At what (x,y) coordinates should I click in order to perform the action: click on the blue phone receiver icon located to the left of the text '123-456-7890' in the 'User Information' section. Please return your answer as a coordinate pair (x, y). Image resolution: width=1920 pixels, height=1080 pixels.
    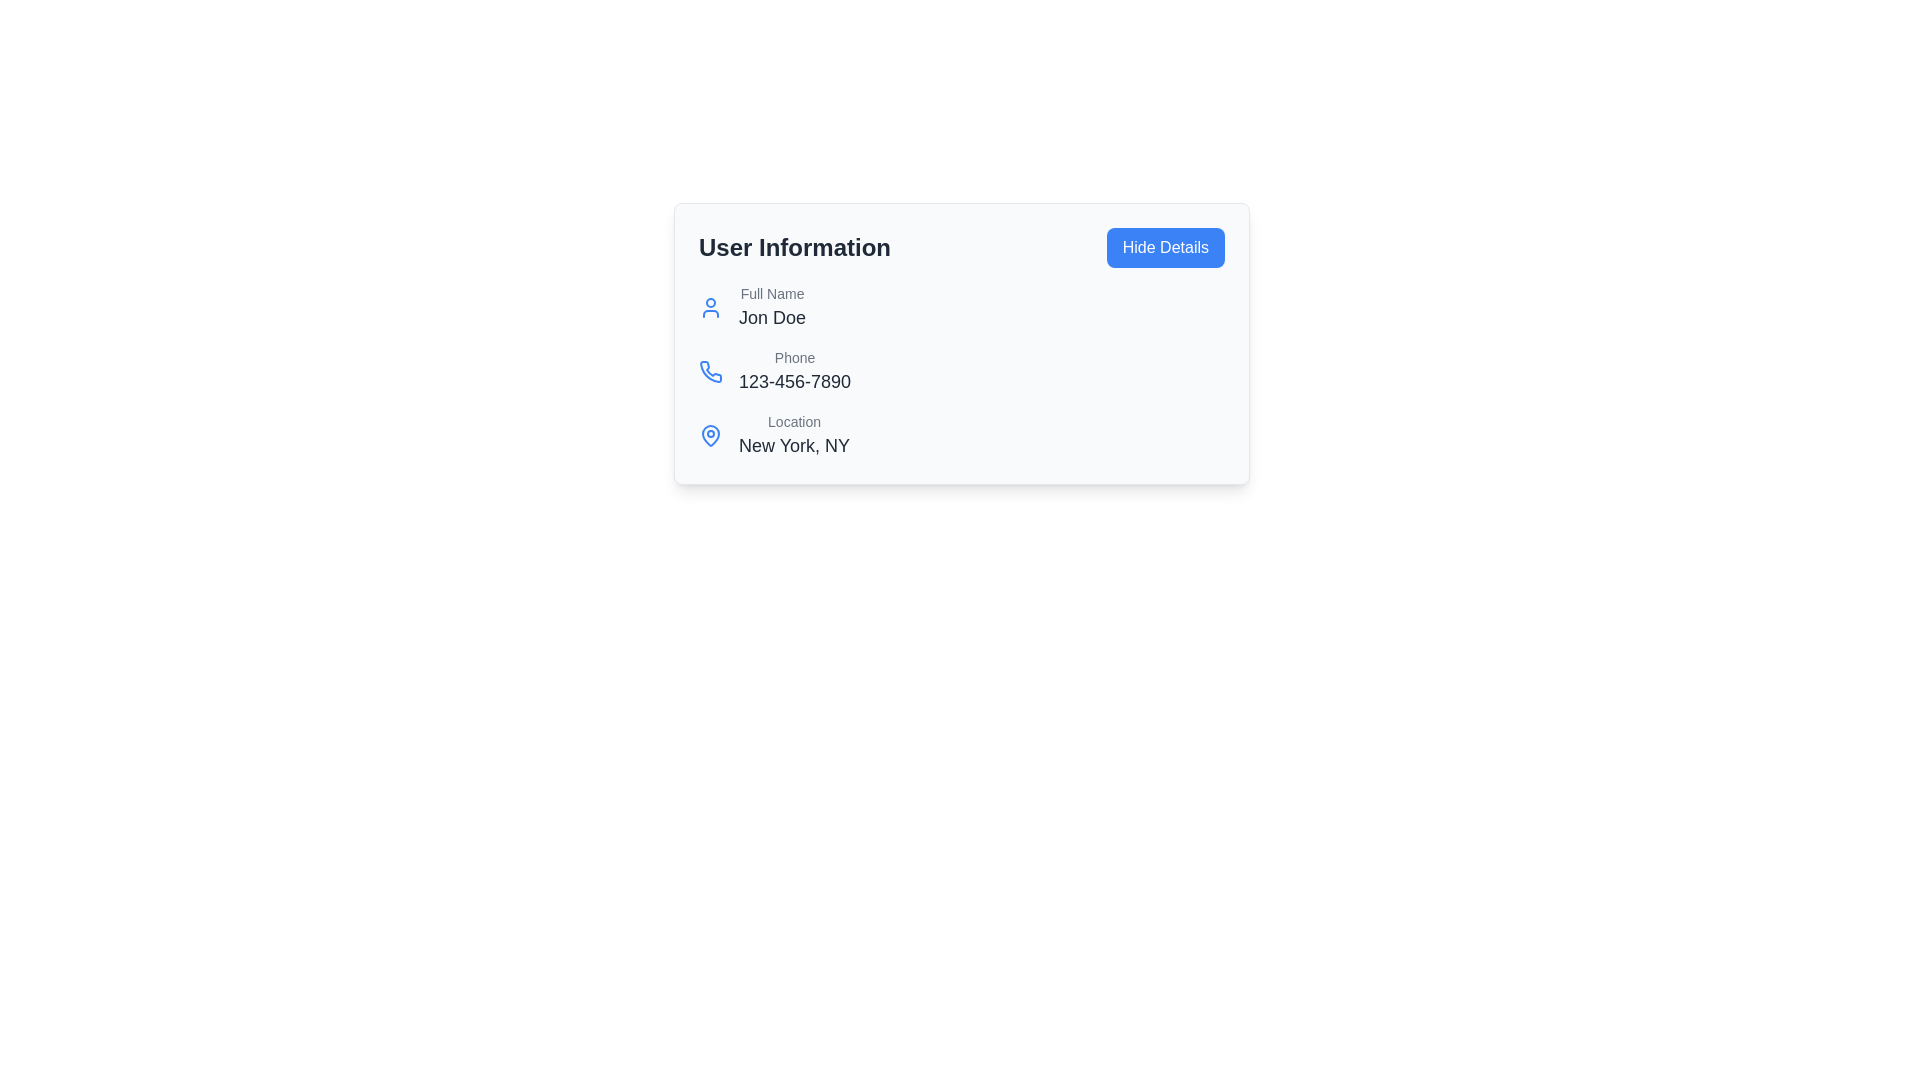
    Looking at the image, I should click on (710, 371).